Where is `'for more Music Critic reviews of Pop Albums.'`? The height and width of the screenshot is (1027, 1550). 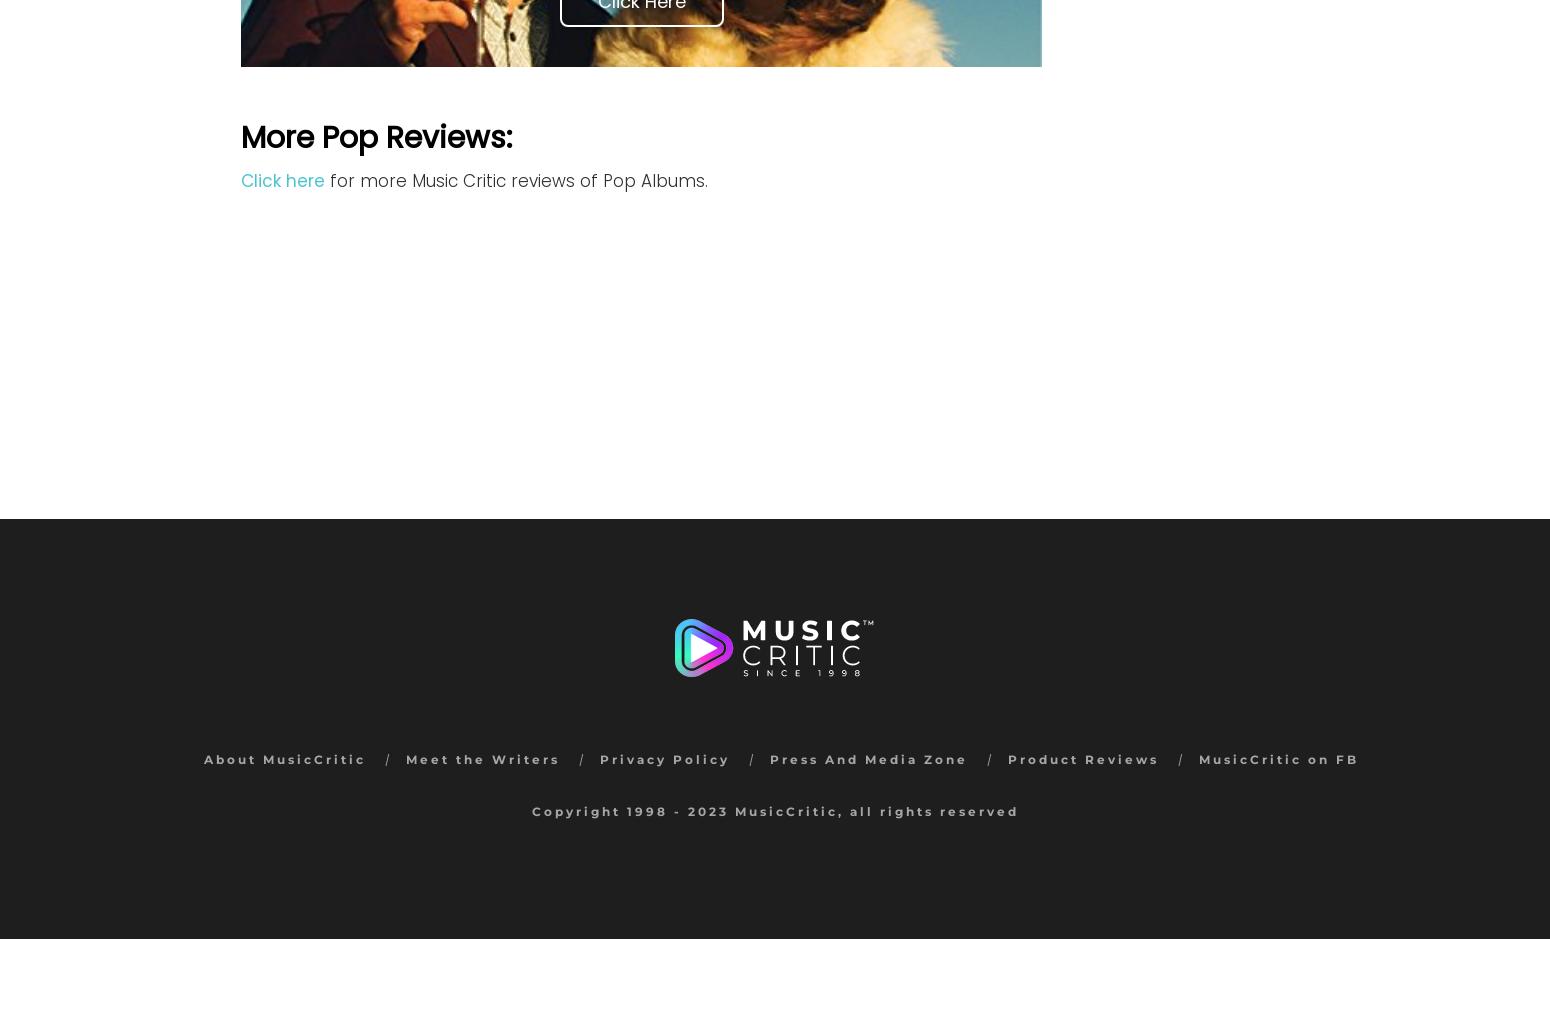
'for more Music Critic reviews of Pop Albums.' is located at coordinates (515, 179).